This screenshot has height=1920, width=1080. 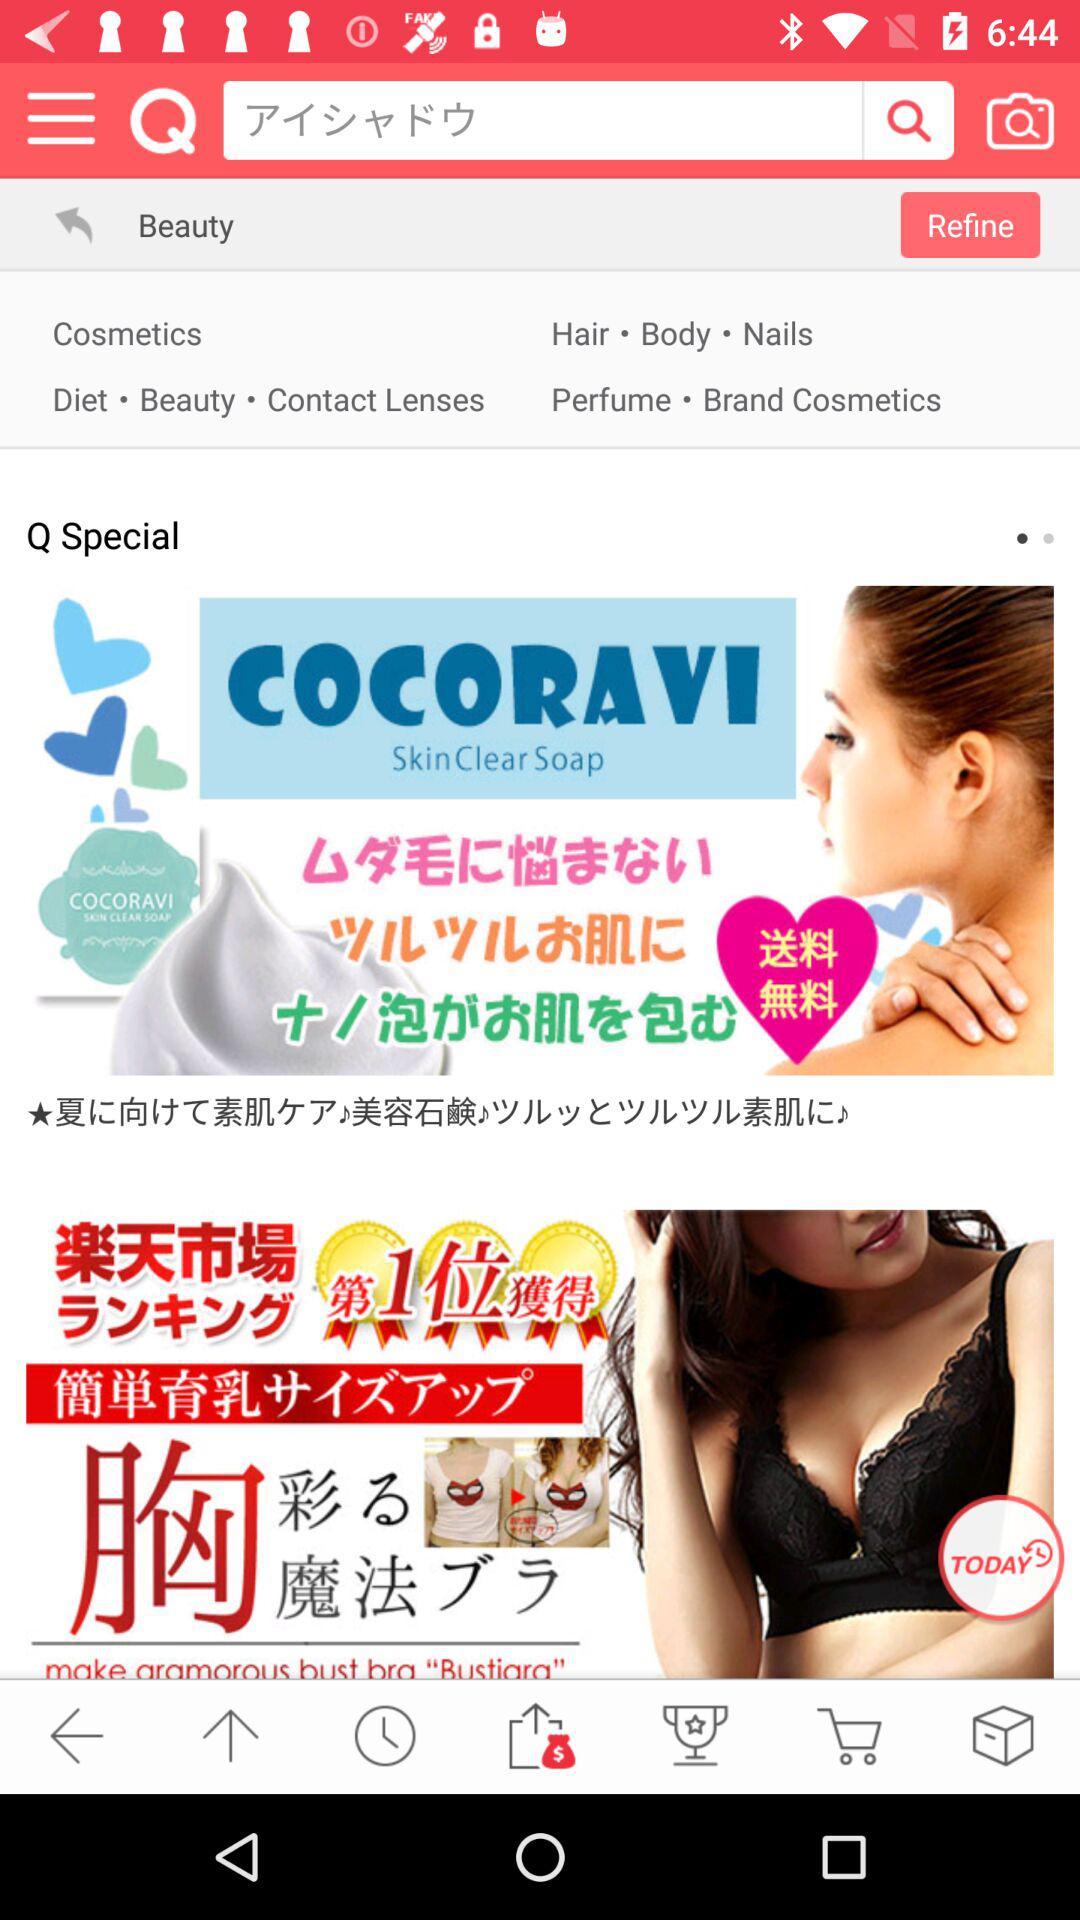 What do you see at coordinates (538, 1734) in the screenshot?
I see `to the gift voucher` at bounding box center [538, 1734].